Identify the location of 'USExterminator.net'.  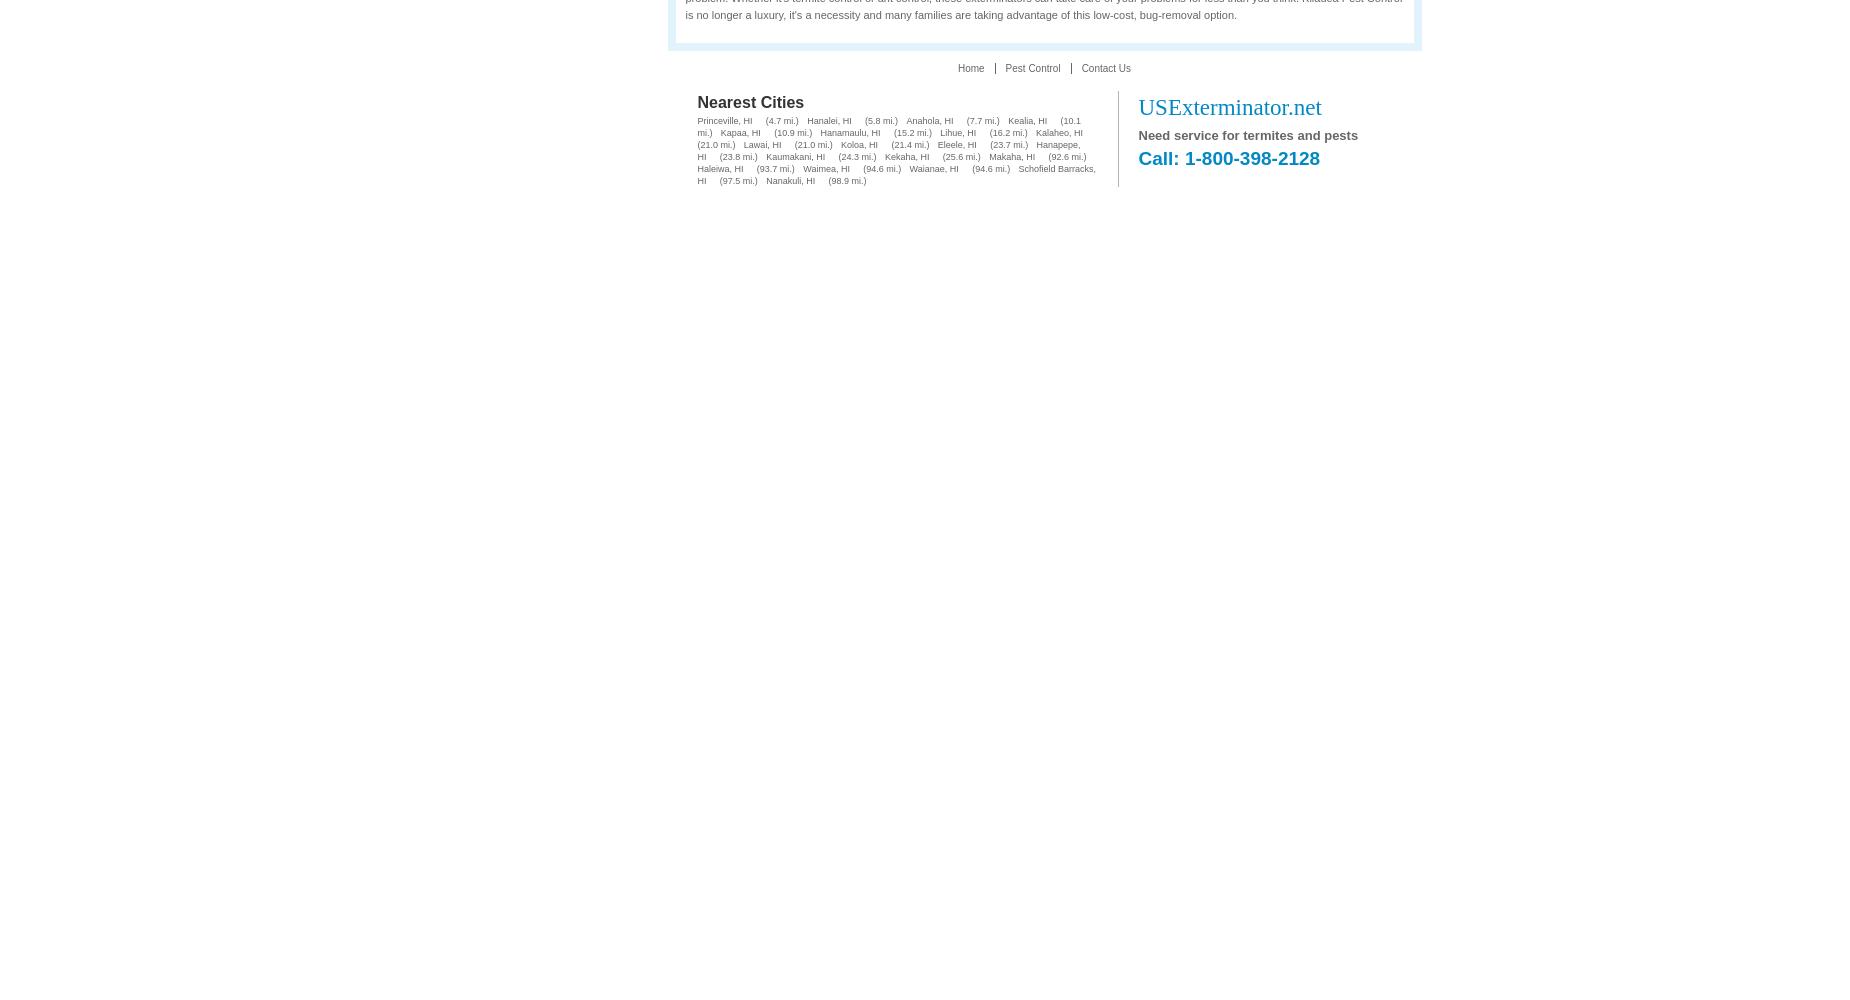
(1136, 106).